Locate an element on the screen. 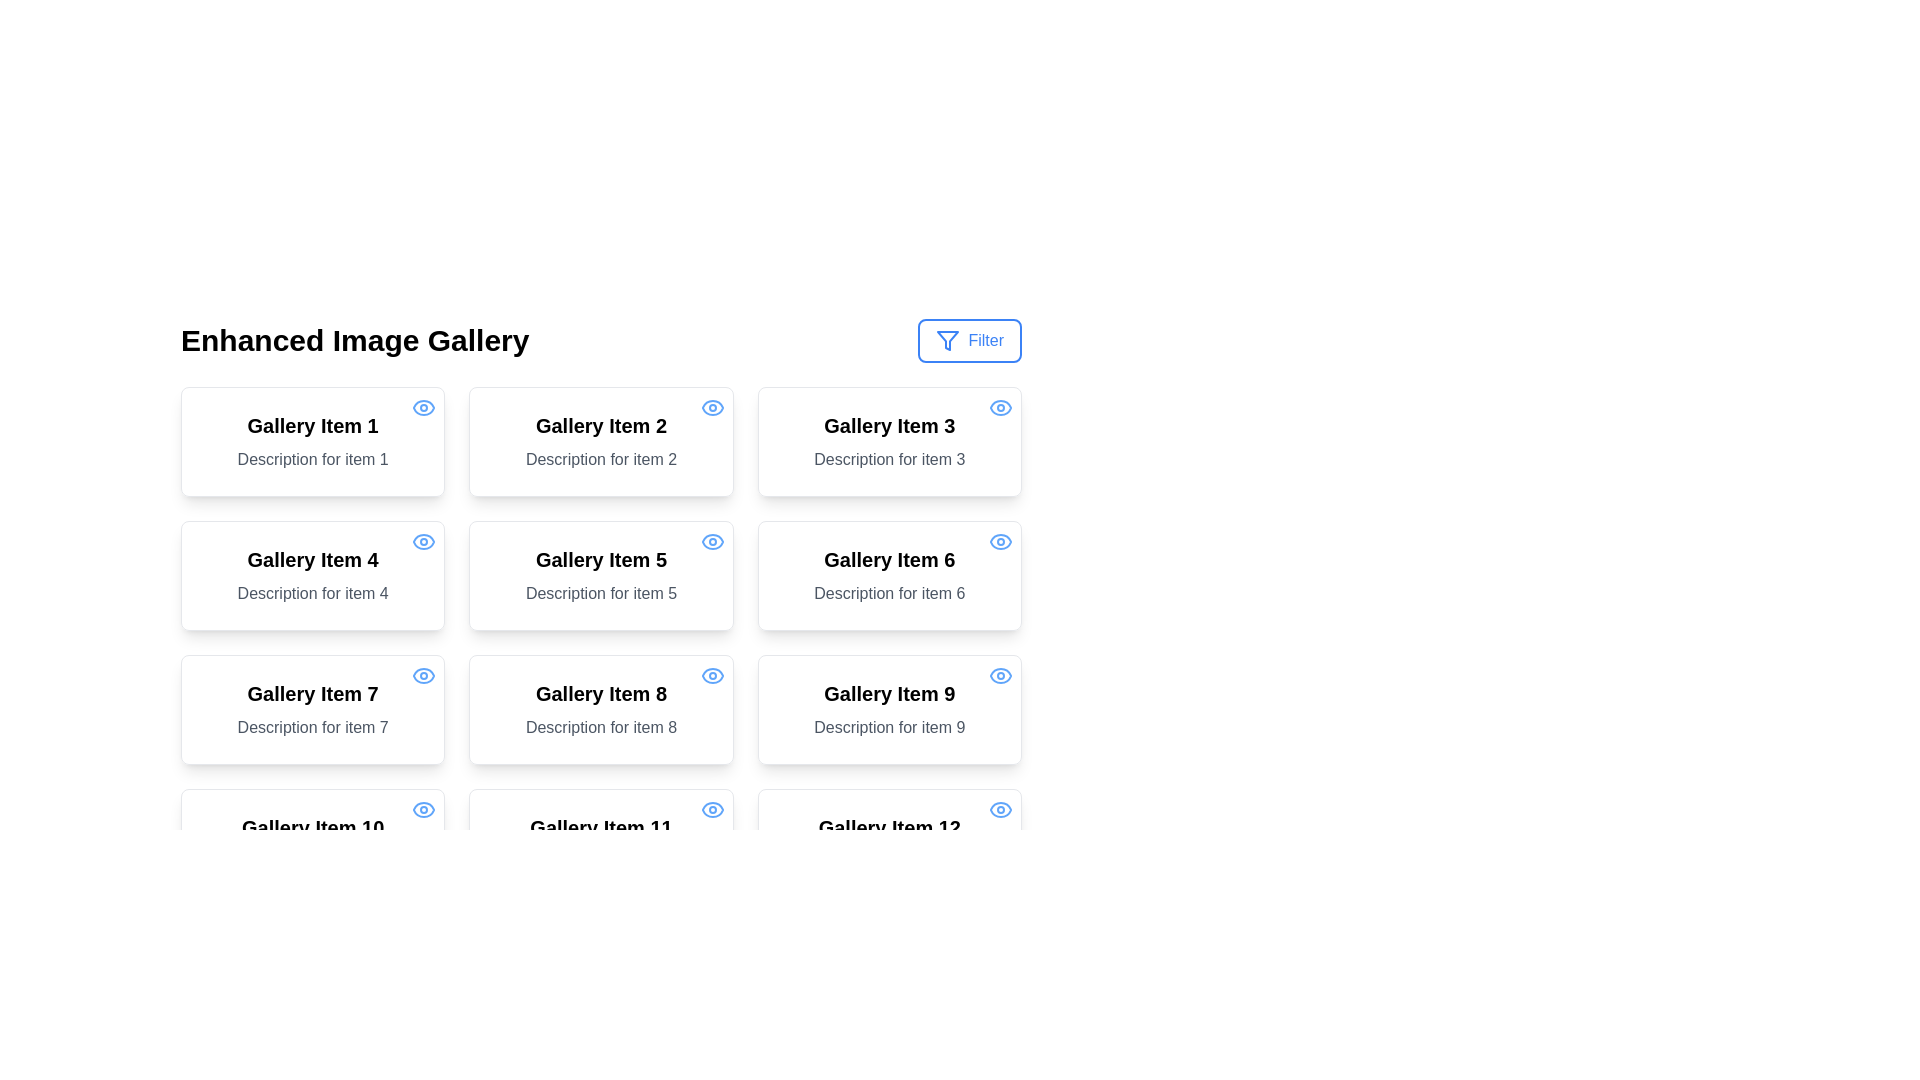  the Card element titled 'Gallery Item 12' which is located in the bottom-right corner of the grid layout is located at coordinates (888, 844).